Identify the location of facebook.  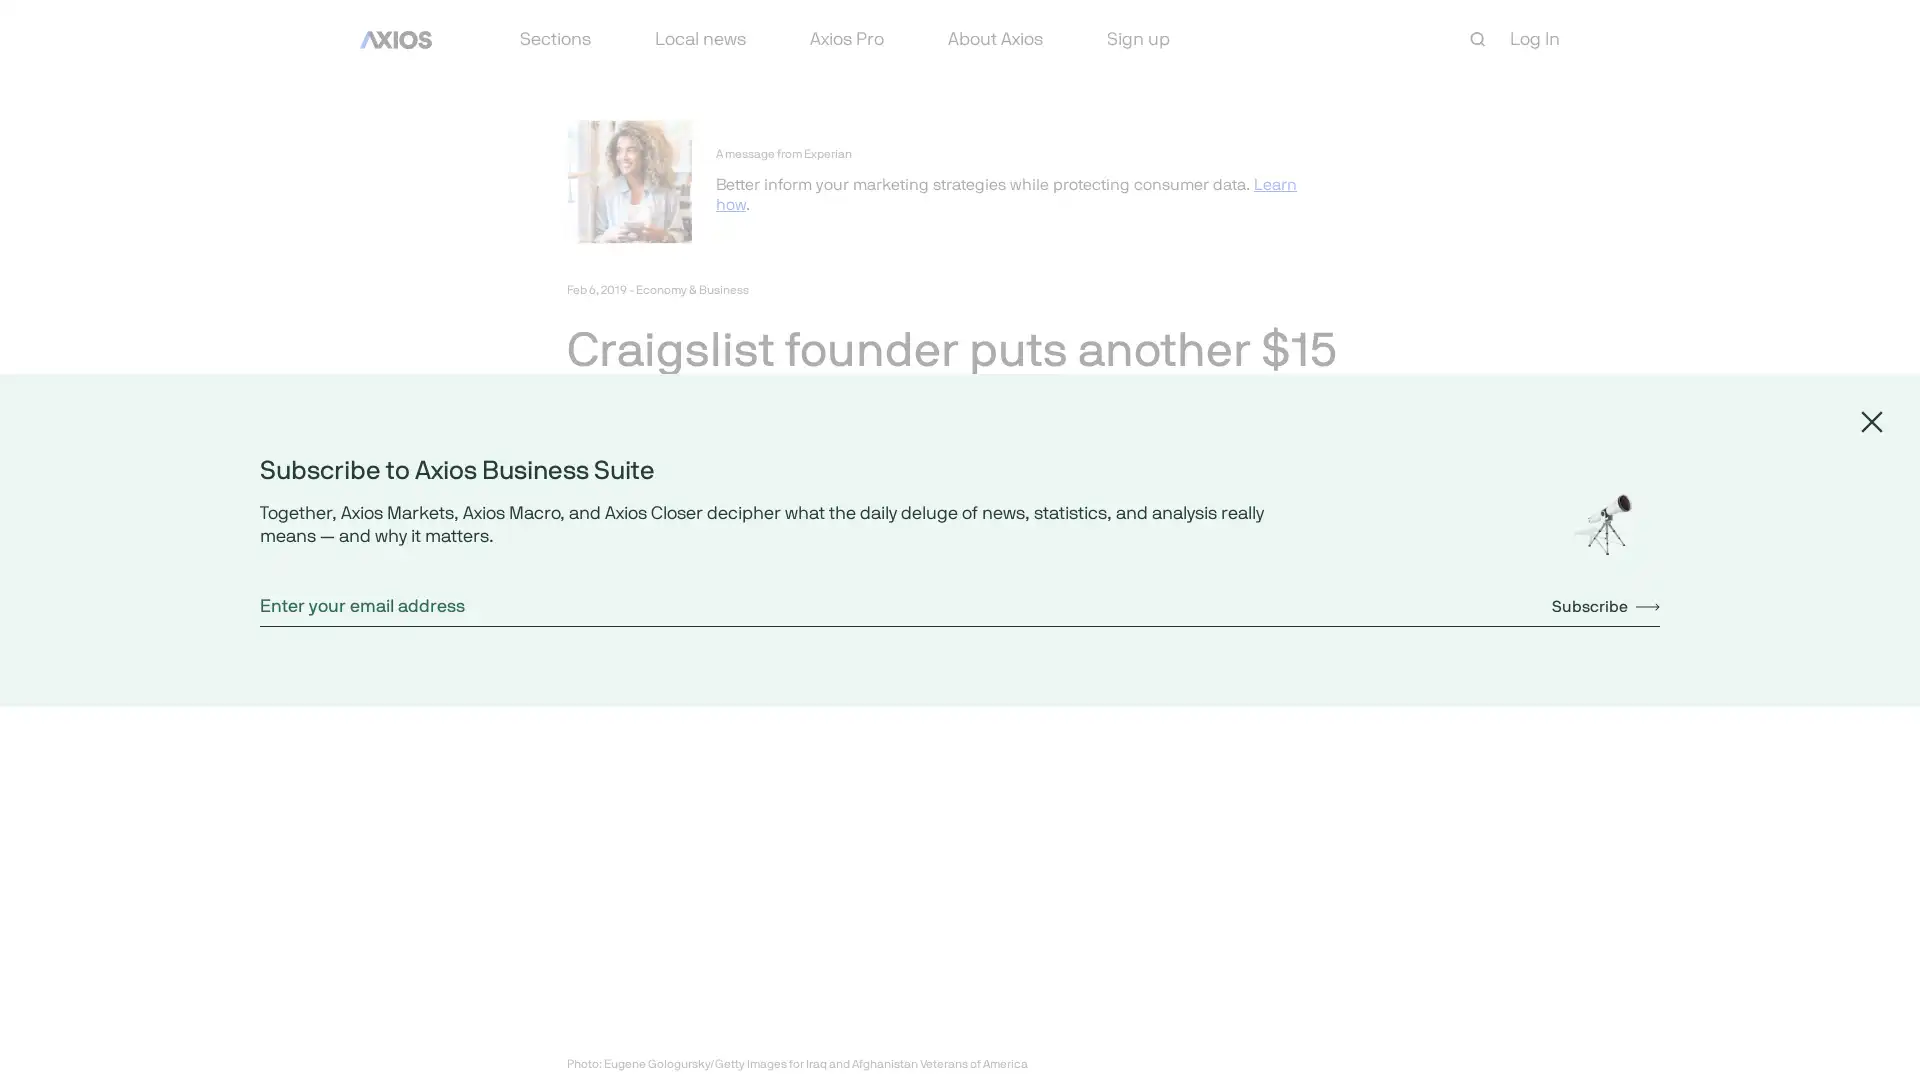
(580, 543).